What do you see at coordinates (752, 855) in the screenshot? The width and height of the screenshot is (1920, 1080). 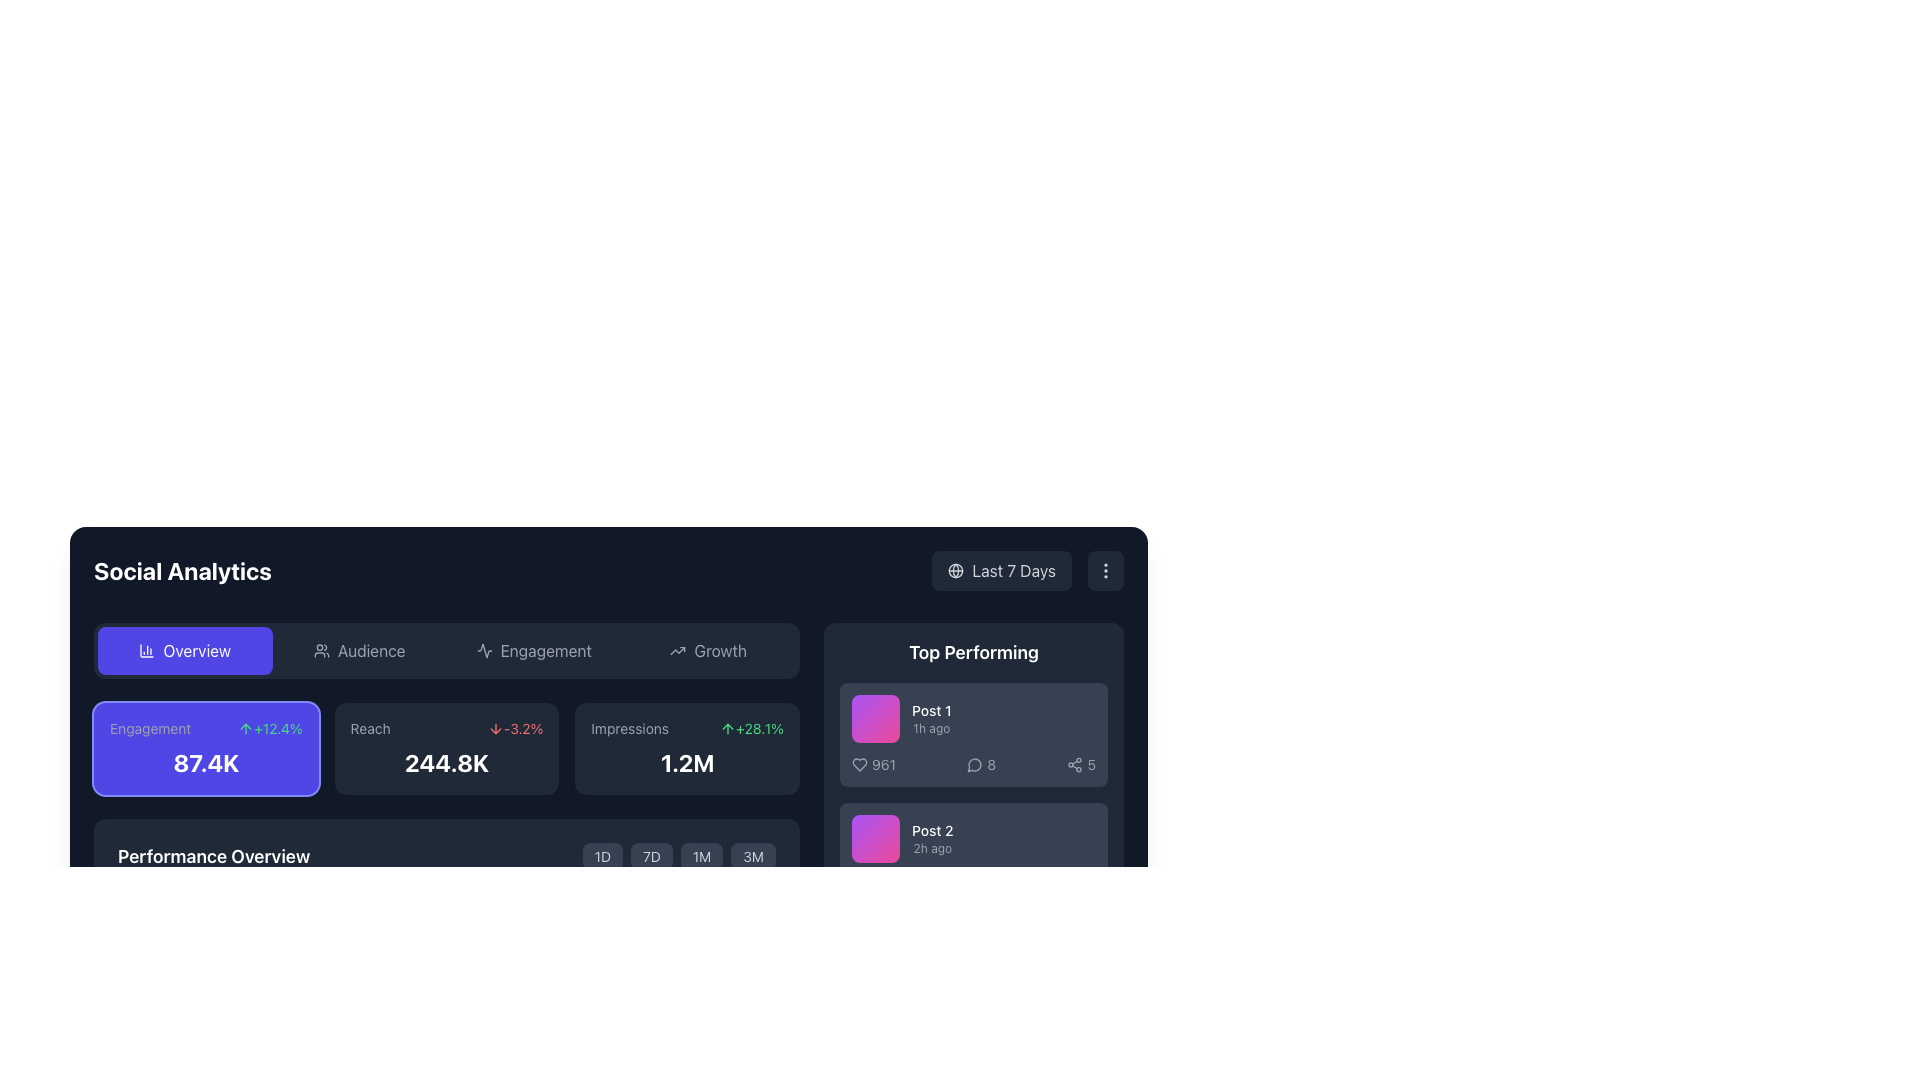 I see `the '3M' button, which is the last button in a horizontal list of four buttons for filtering data by a three-month period` at bounding box center [752, 855].